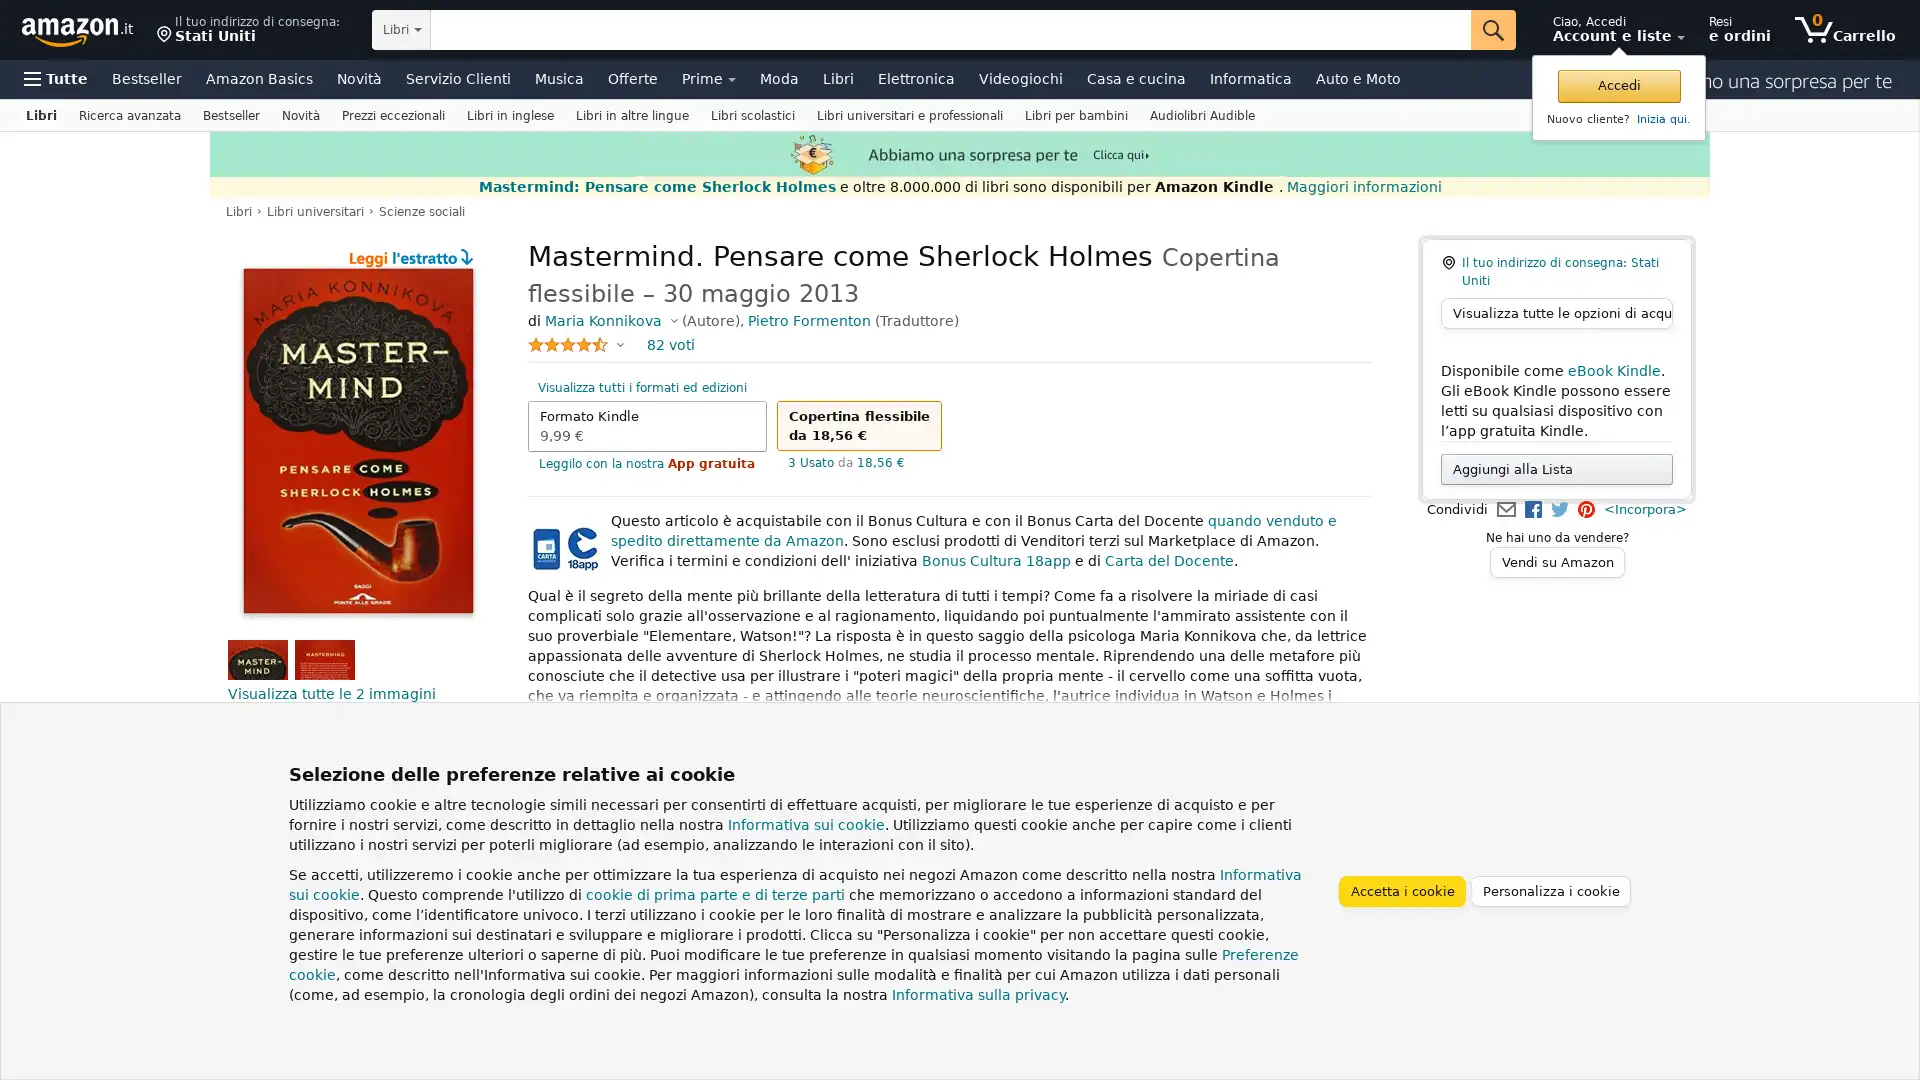 Image resolution: width=1920 pixels, height=1080 pixels. What do you see at coordinates (574, 715) in the screenshot?
I see `Leggi di piu` at bounding box center [574, 715].